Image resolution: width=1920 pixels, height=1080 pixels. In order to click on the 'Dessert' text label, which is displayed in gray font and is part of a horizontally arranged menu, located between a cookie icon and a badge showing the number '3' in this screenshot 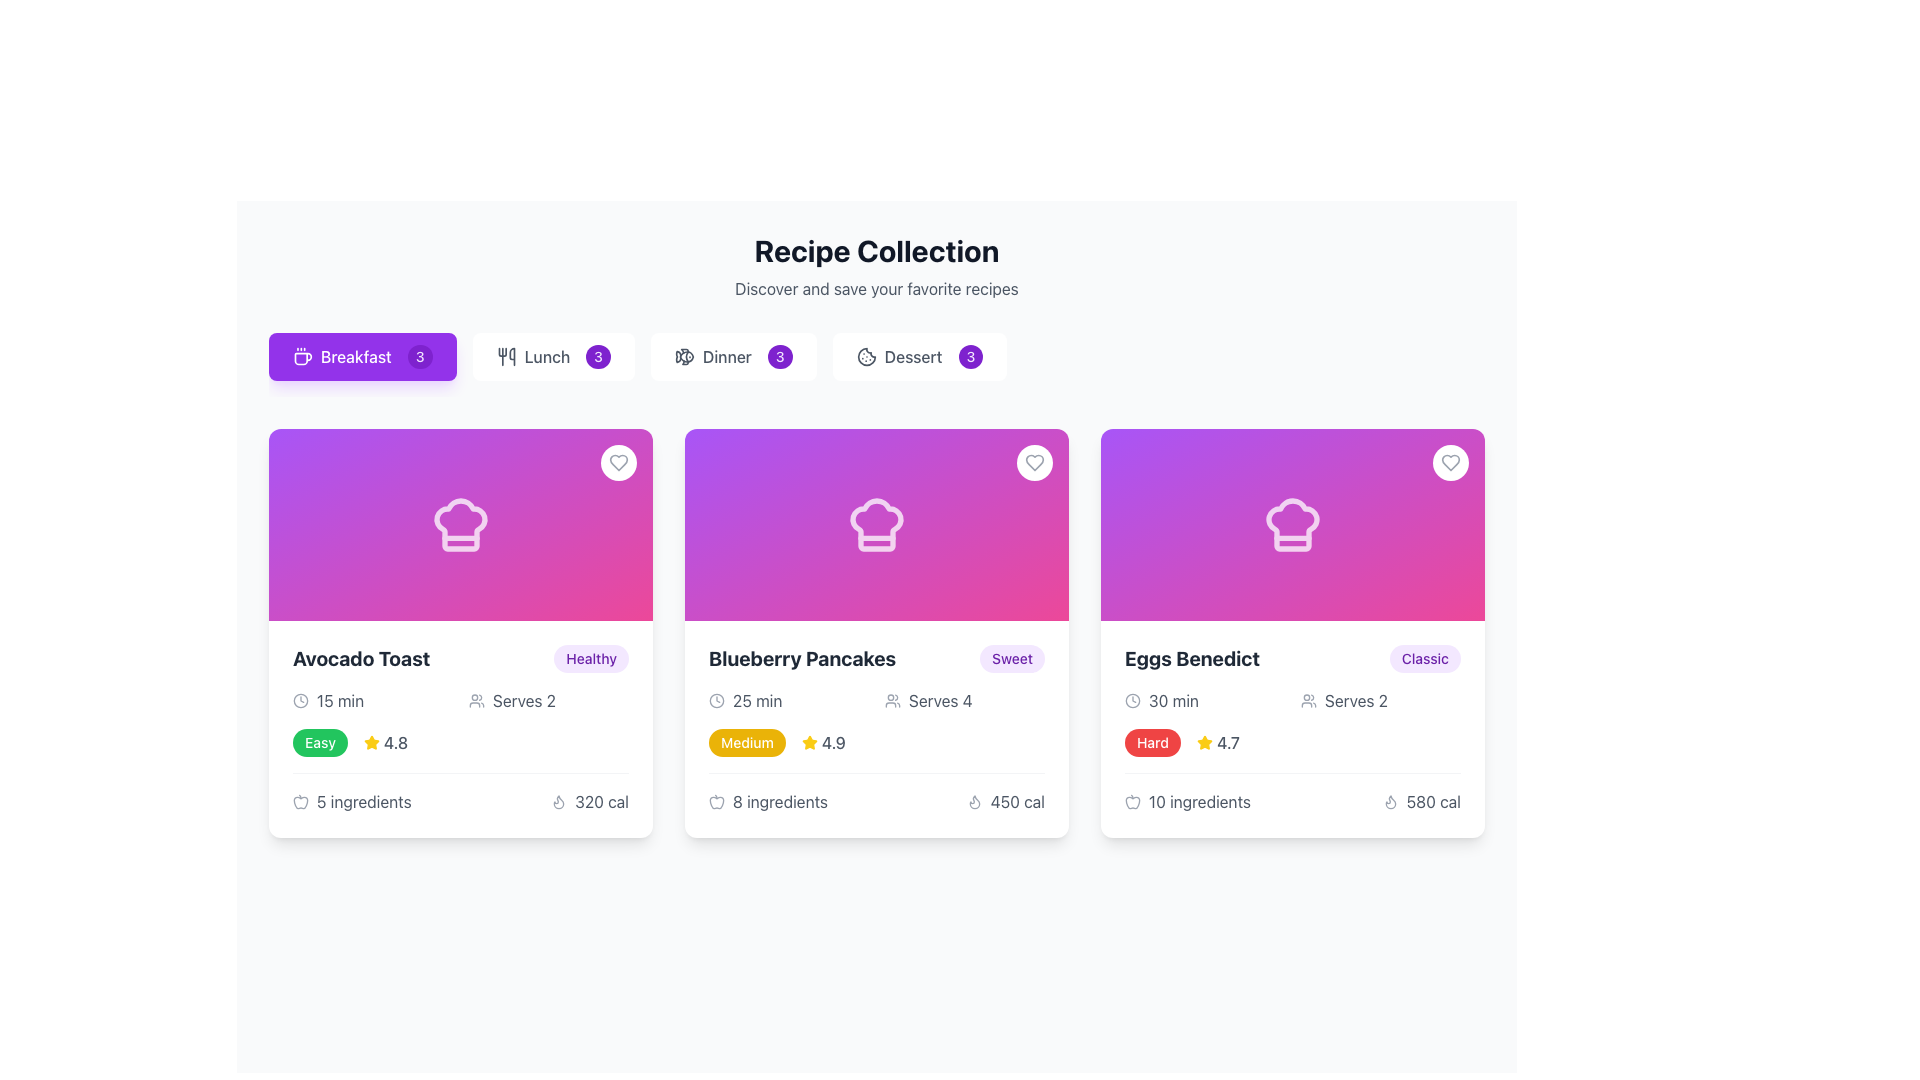, I will do `click(912, 356)`.